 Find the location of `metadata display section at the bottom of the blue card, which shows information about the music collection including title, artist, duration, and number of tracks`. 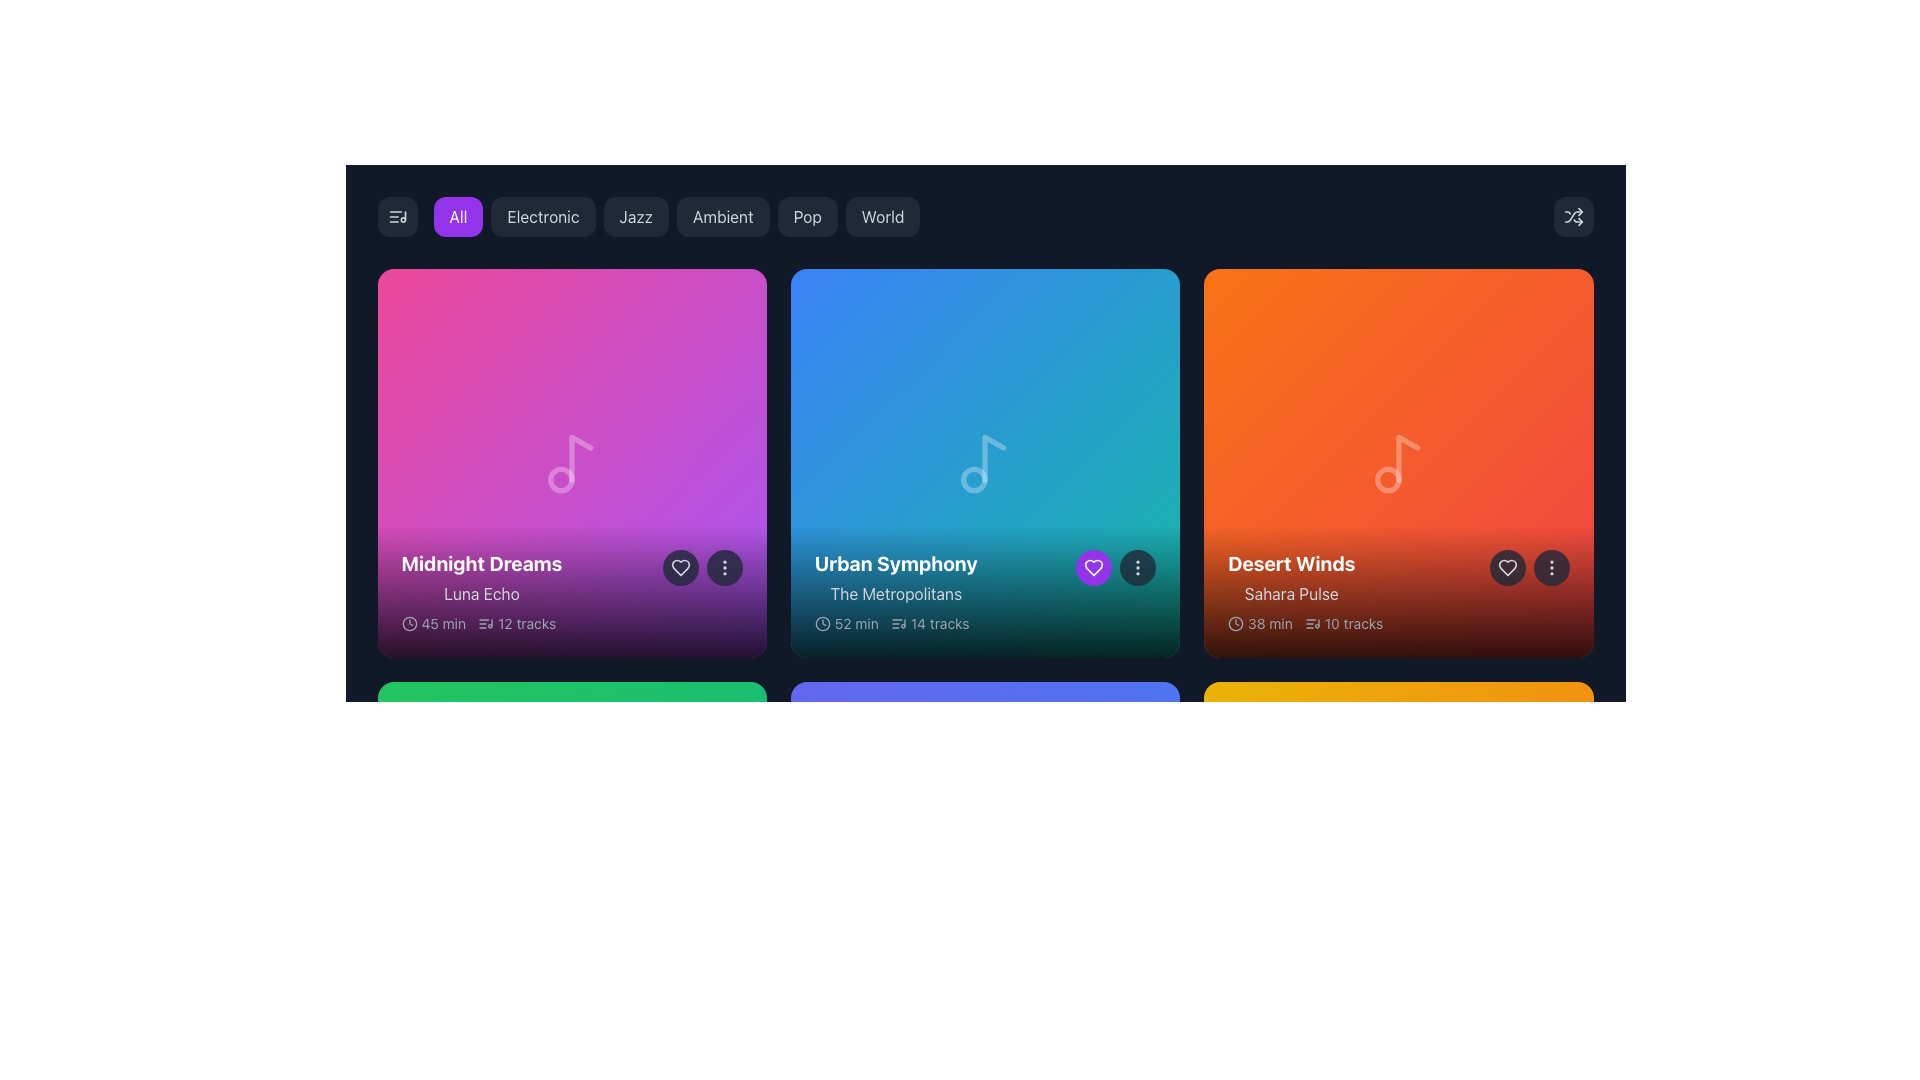

metadata display section at the bottom of the blue card, which shows information about the music collection including title, artist, duration, and number of tracks is located at coordinates (985, 591).